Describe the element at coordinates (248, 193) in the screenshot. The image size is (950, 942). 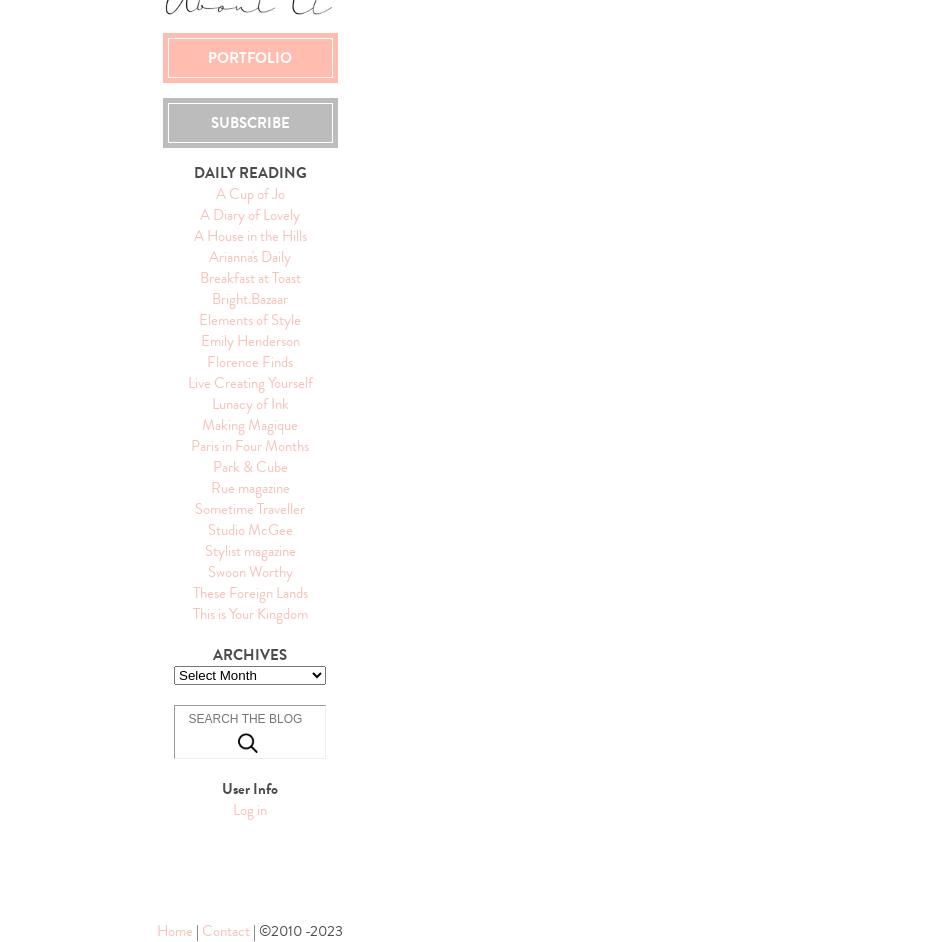
I see `'A Cup of Jo'` at that location.